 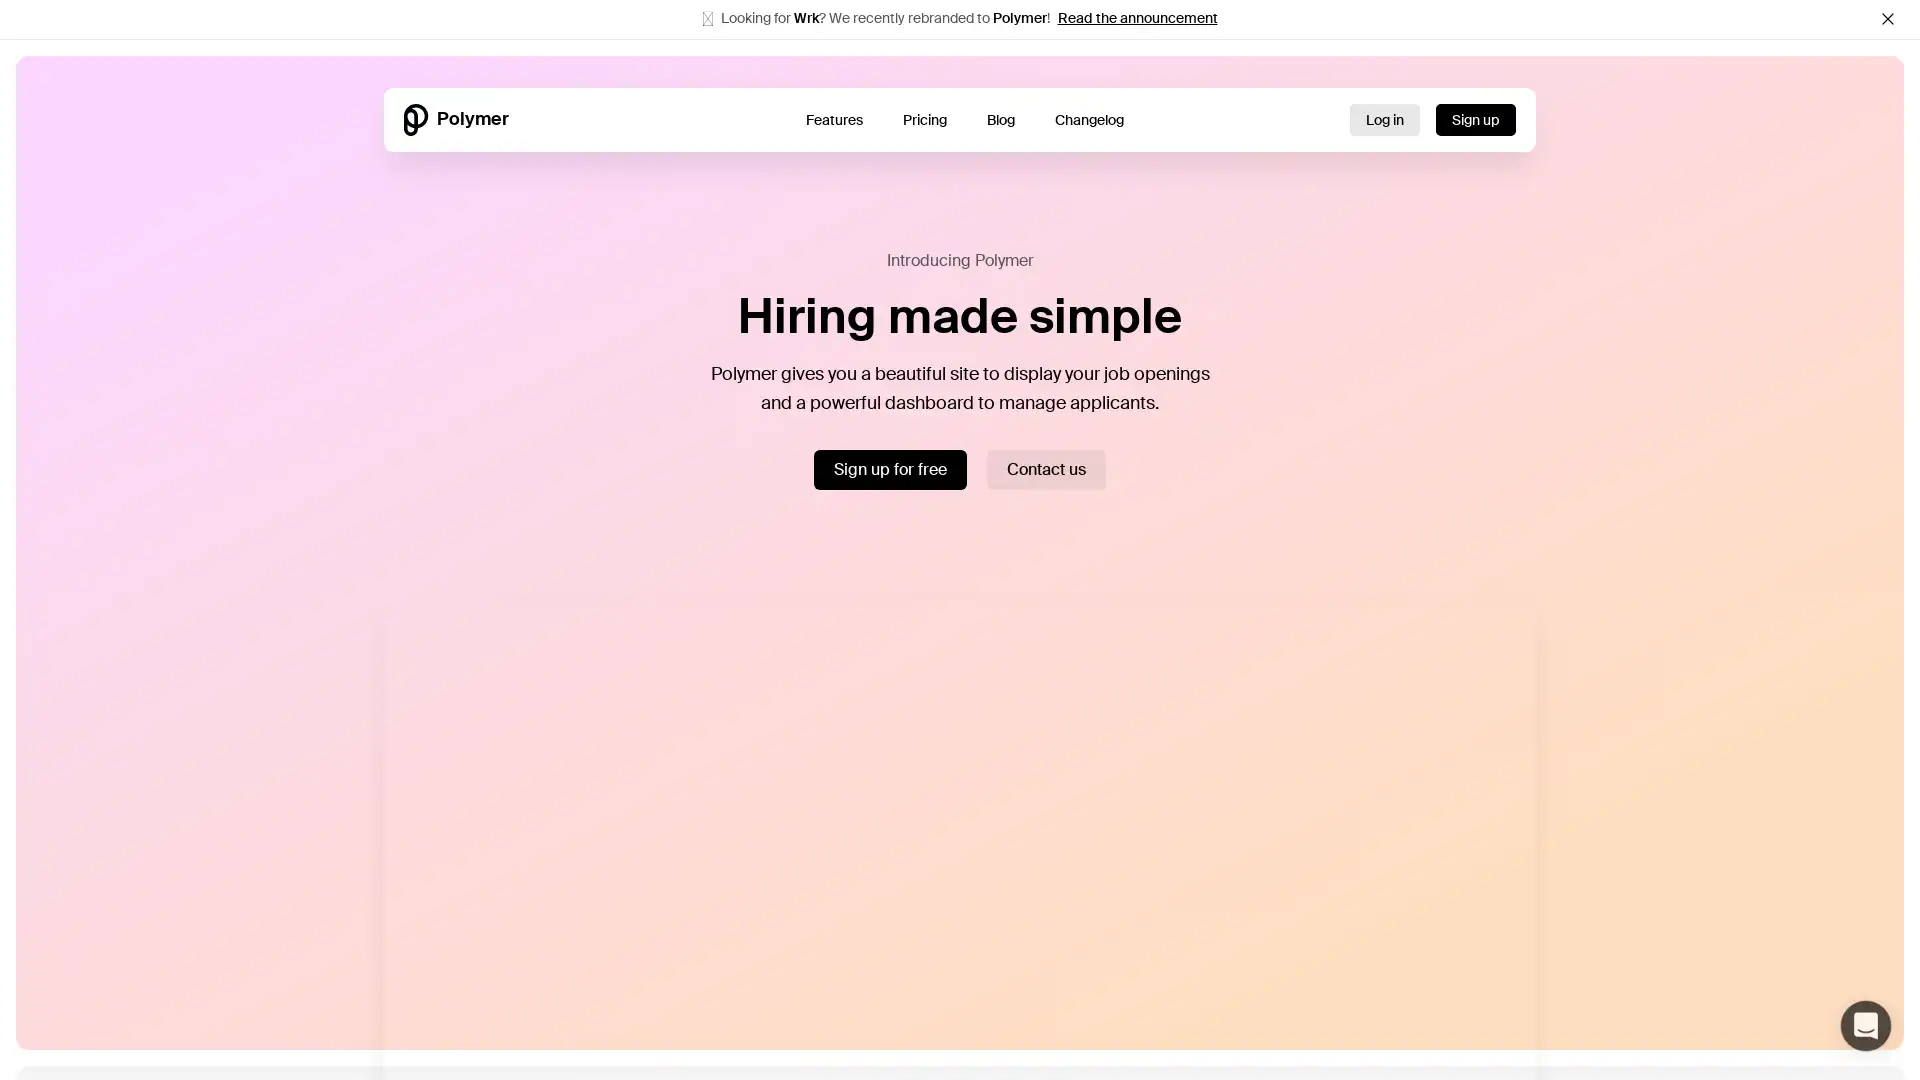 I want to click on Open Intercom Messenger, so click(x=1865, y=1026).